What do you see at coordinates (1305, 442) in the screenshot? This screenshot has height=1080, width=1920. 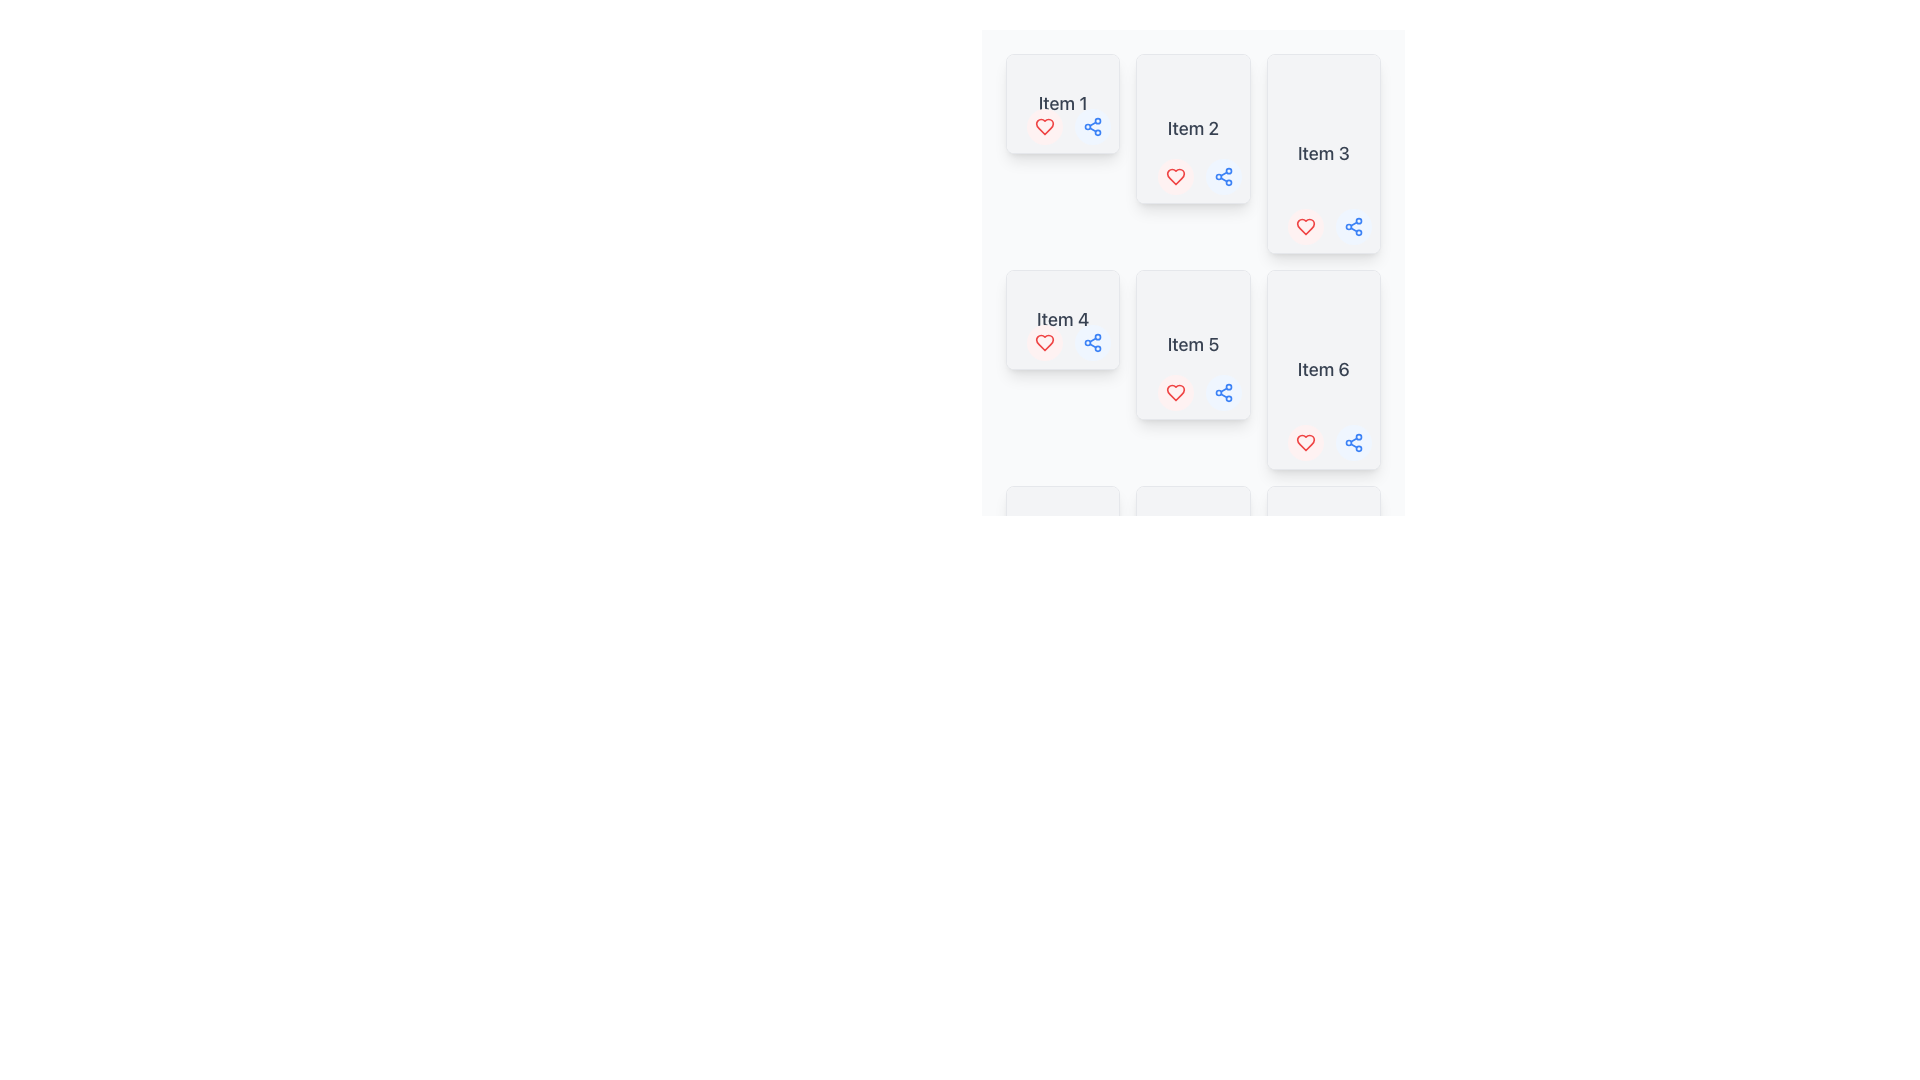 I see `the 'Like' or 'Favorite' button located at the bottom right corner of 'Item 6'` at bounding box center [1305, 442].